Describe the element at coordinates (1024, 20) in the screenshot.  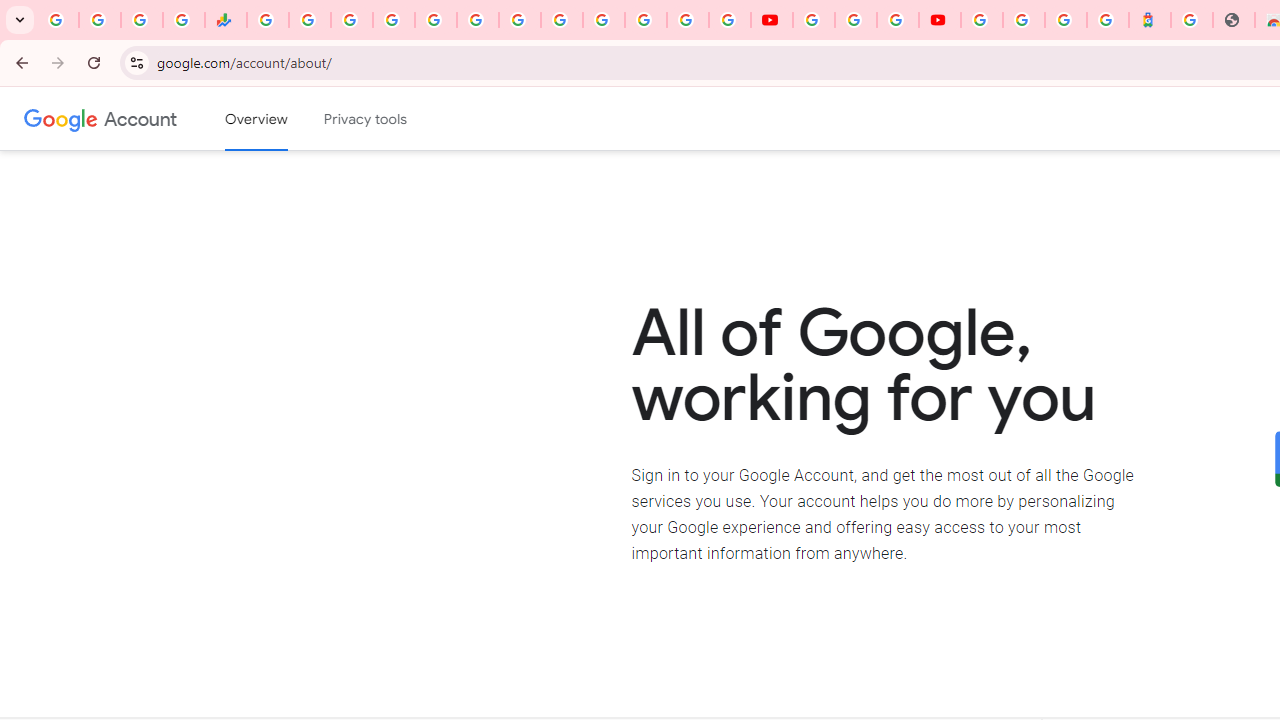
I see `'Sign in - Google Accounts'` at that location.